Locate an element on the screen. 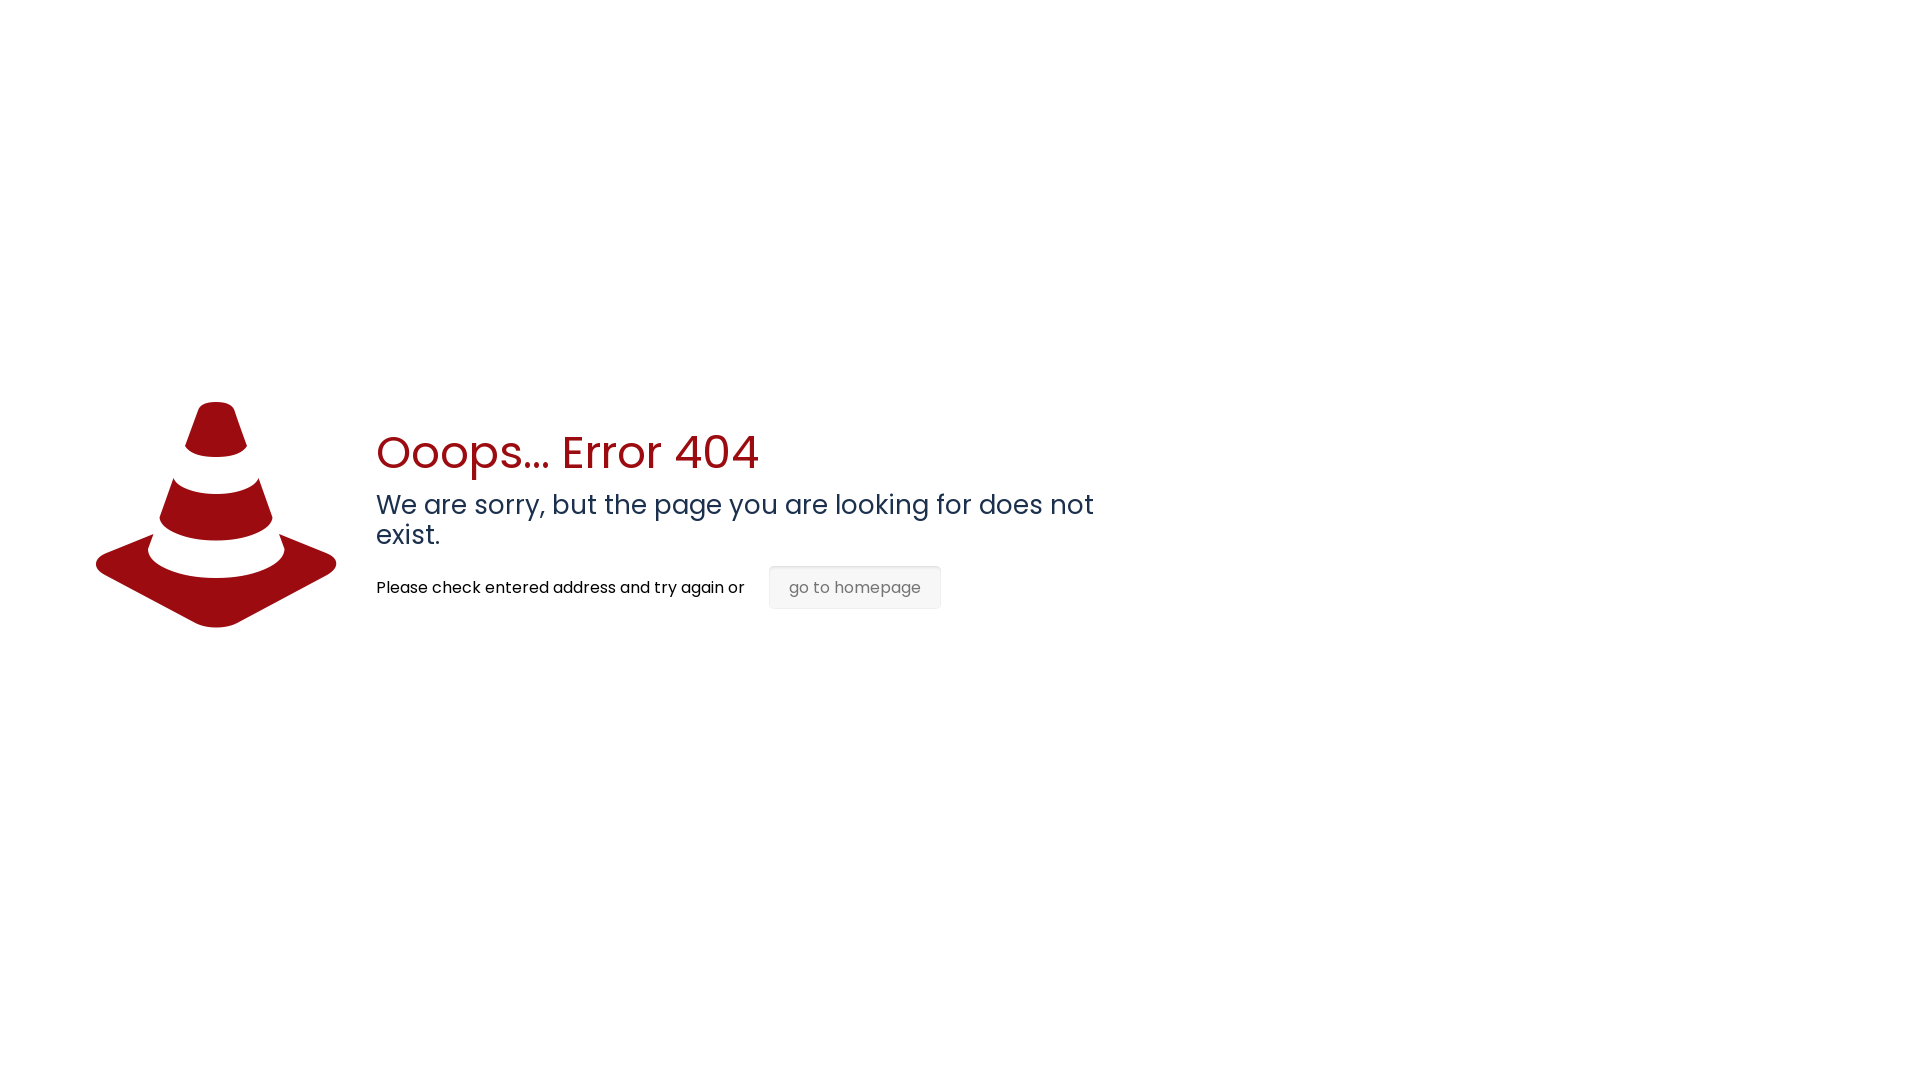 The width and height of the screenshot is (1920, 1080). 'go to homepage' is located at coordinates (854, 586).